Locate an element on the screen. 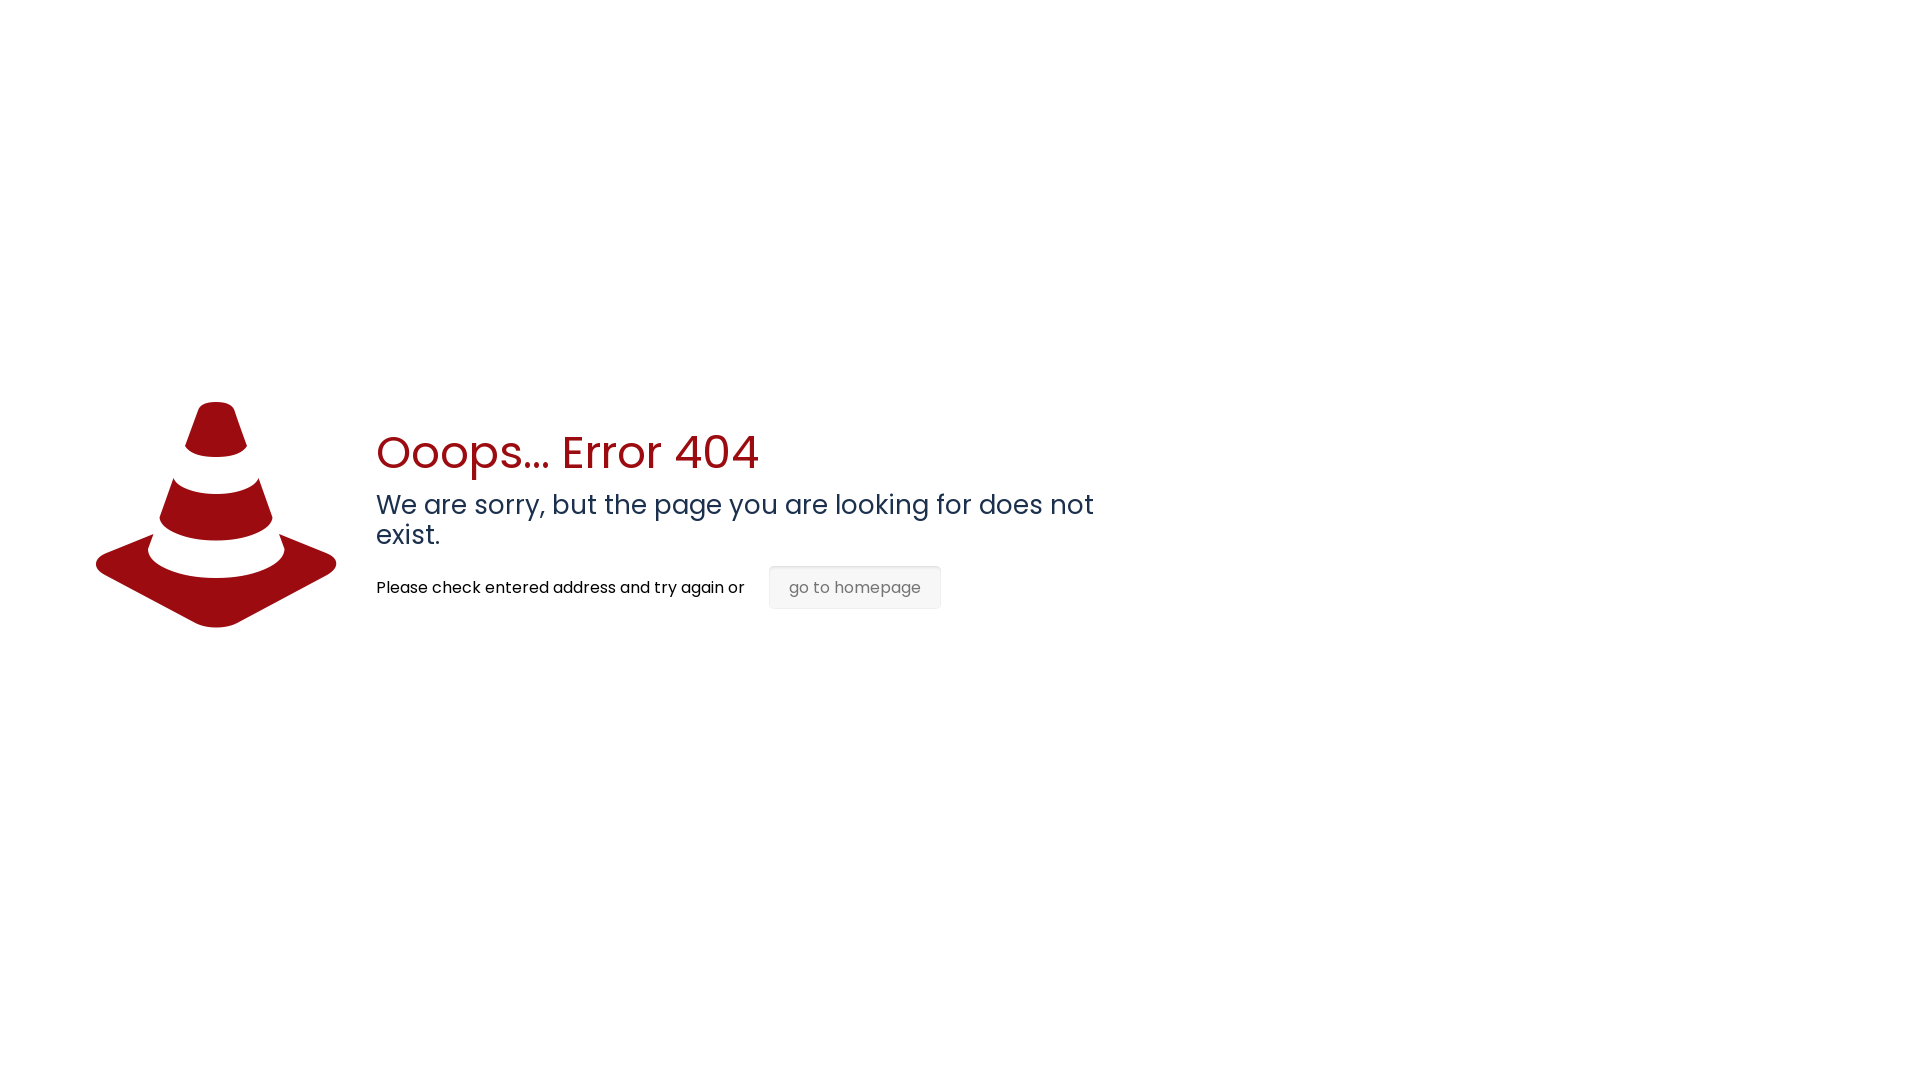 The width and height of the screenshot is (1920, 1080). 'go to homepage' is located at coordinates (854, 586).